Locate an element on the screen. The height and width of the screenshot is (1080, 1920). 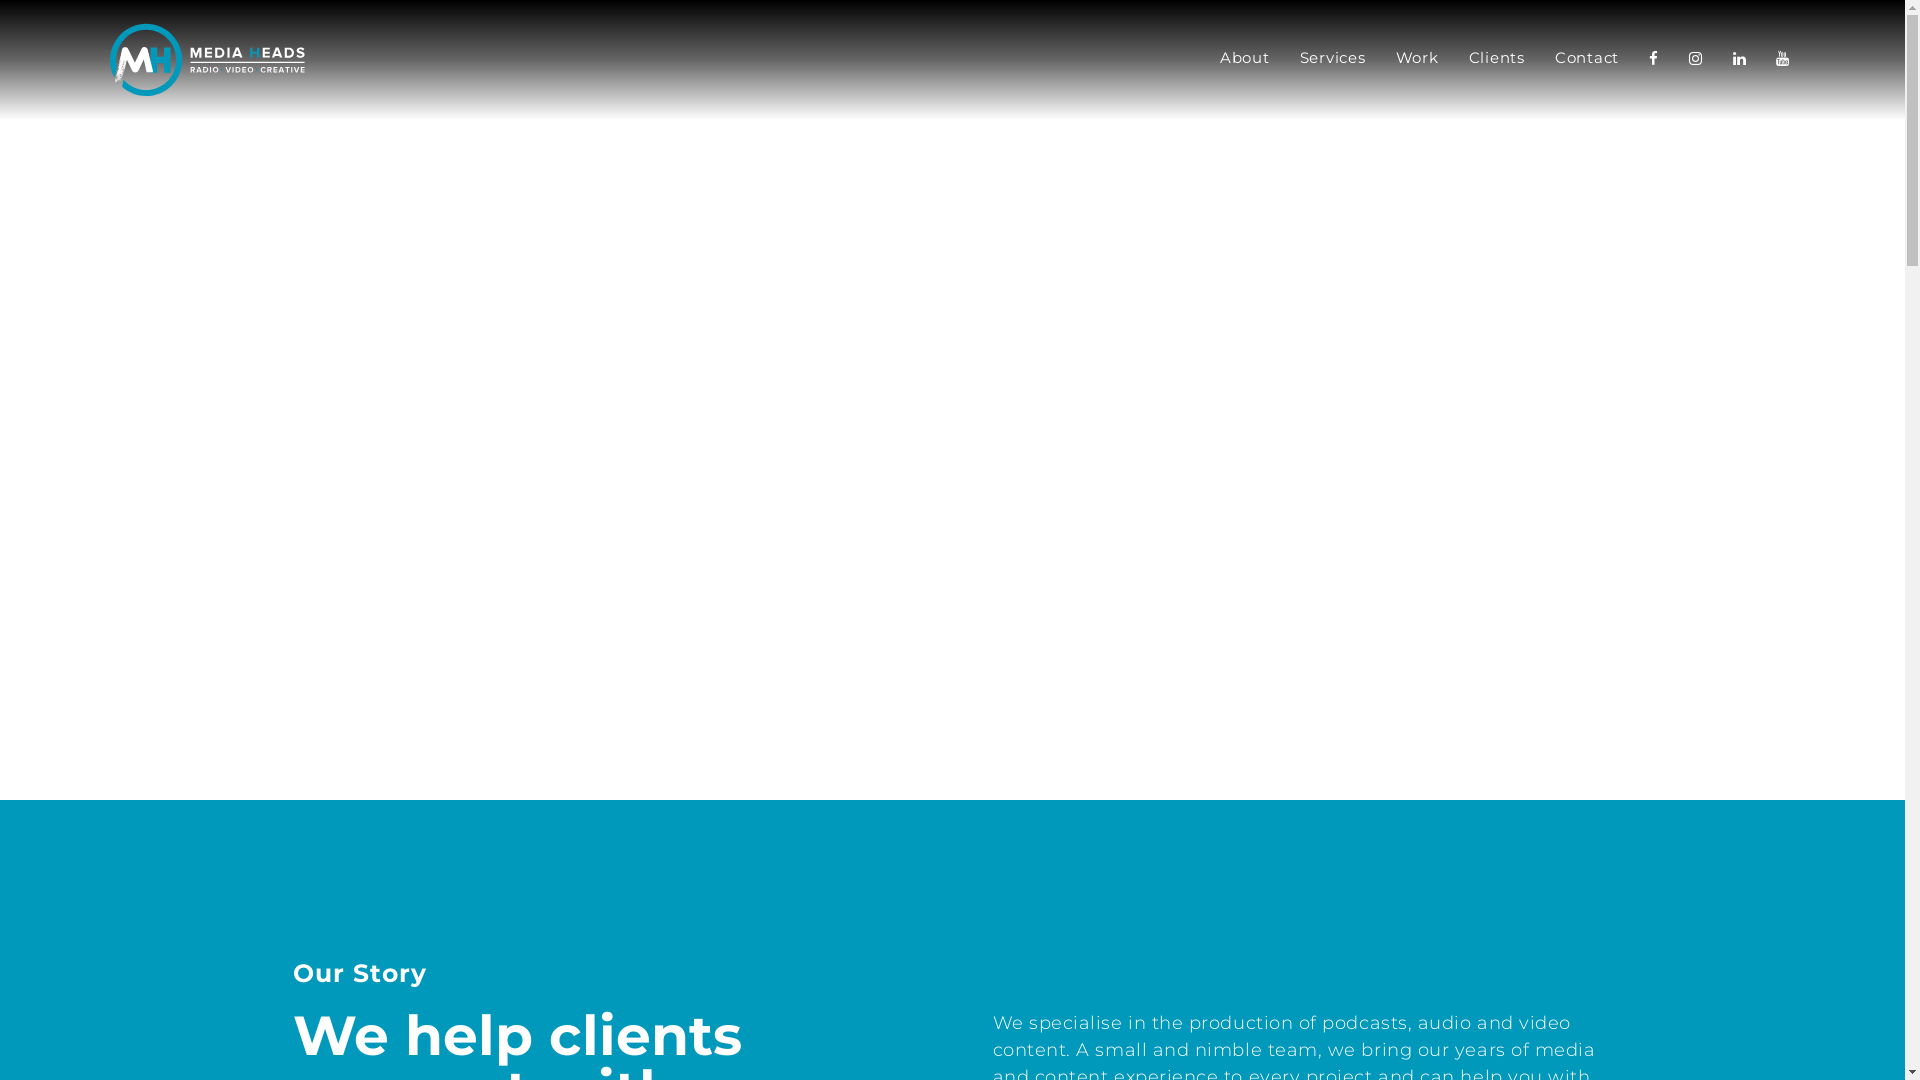
'Services' is located at coordinates (1331, 59).